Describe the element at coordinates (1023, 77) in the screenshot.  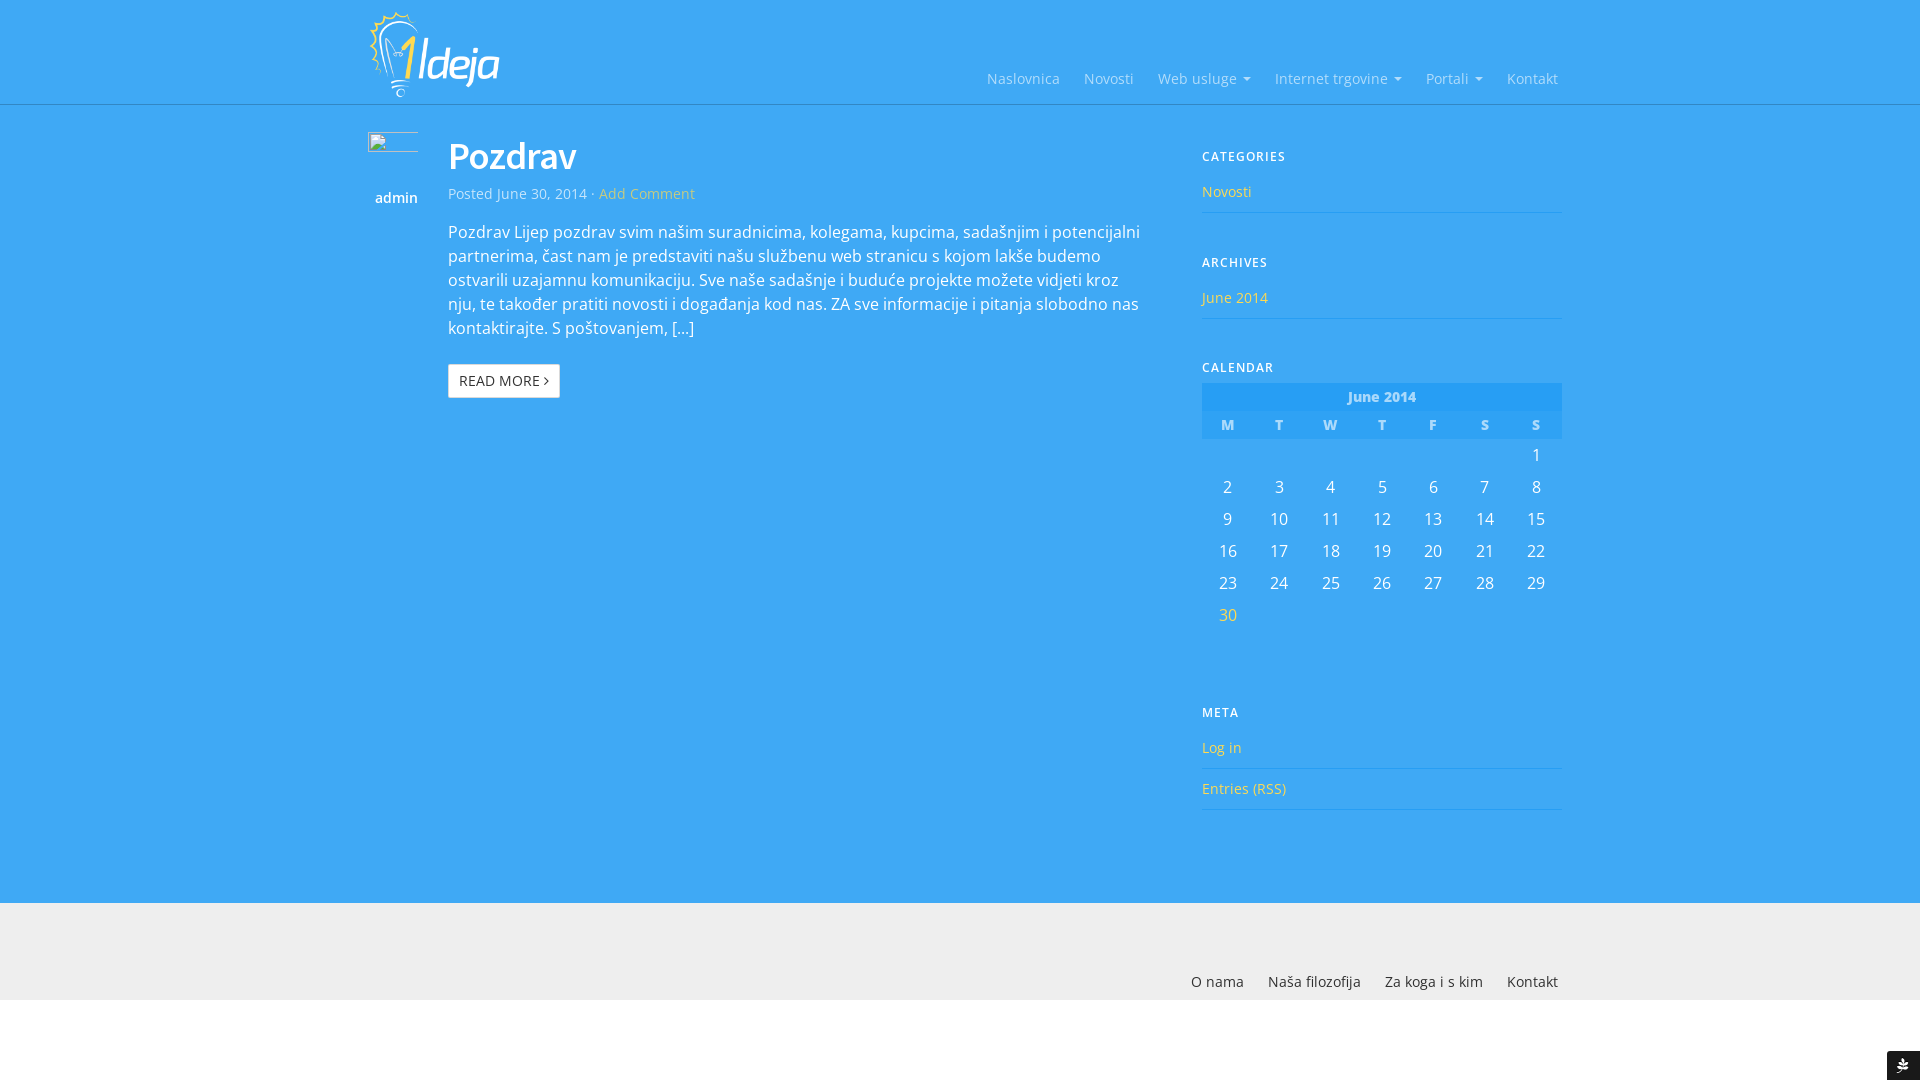
I see `'Naslovnica'` at that location.